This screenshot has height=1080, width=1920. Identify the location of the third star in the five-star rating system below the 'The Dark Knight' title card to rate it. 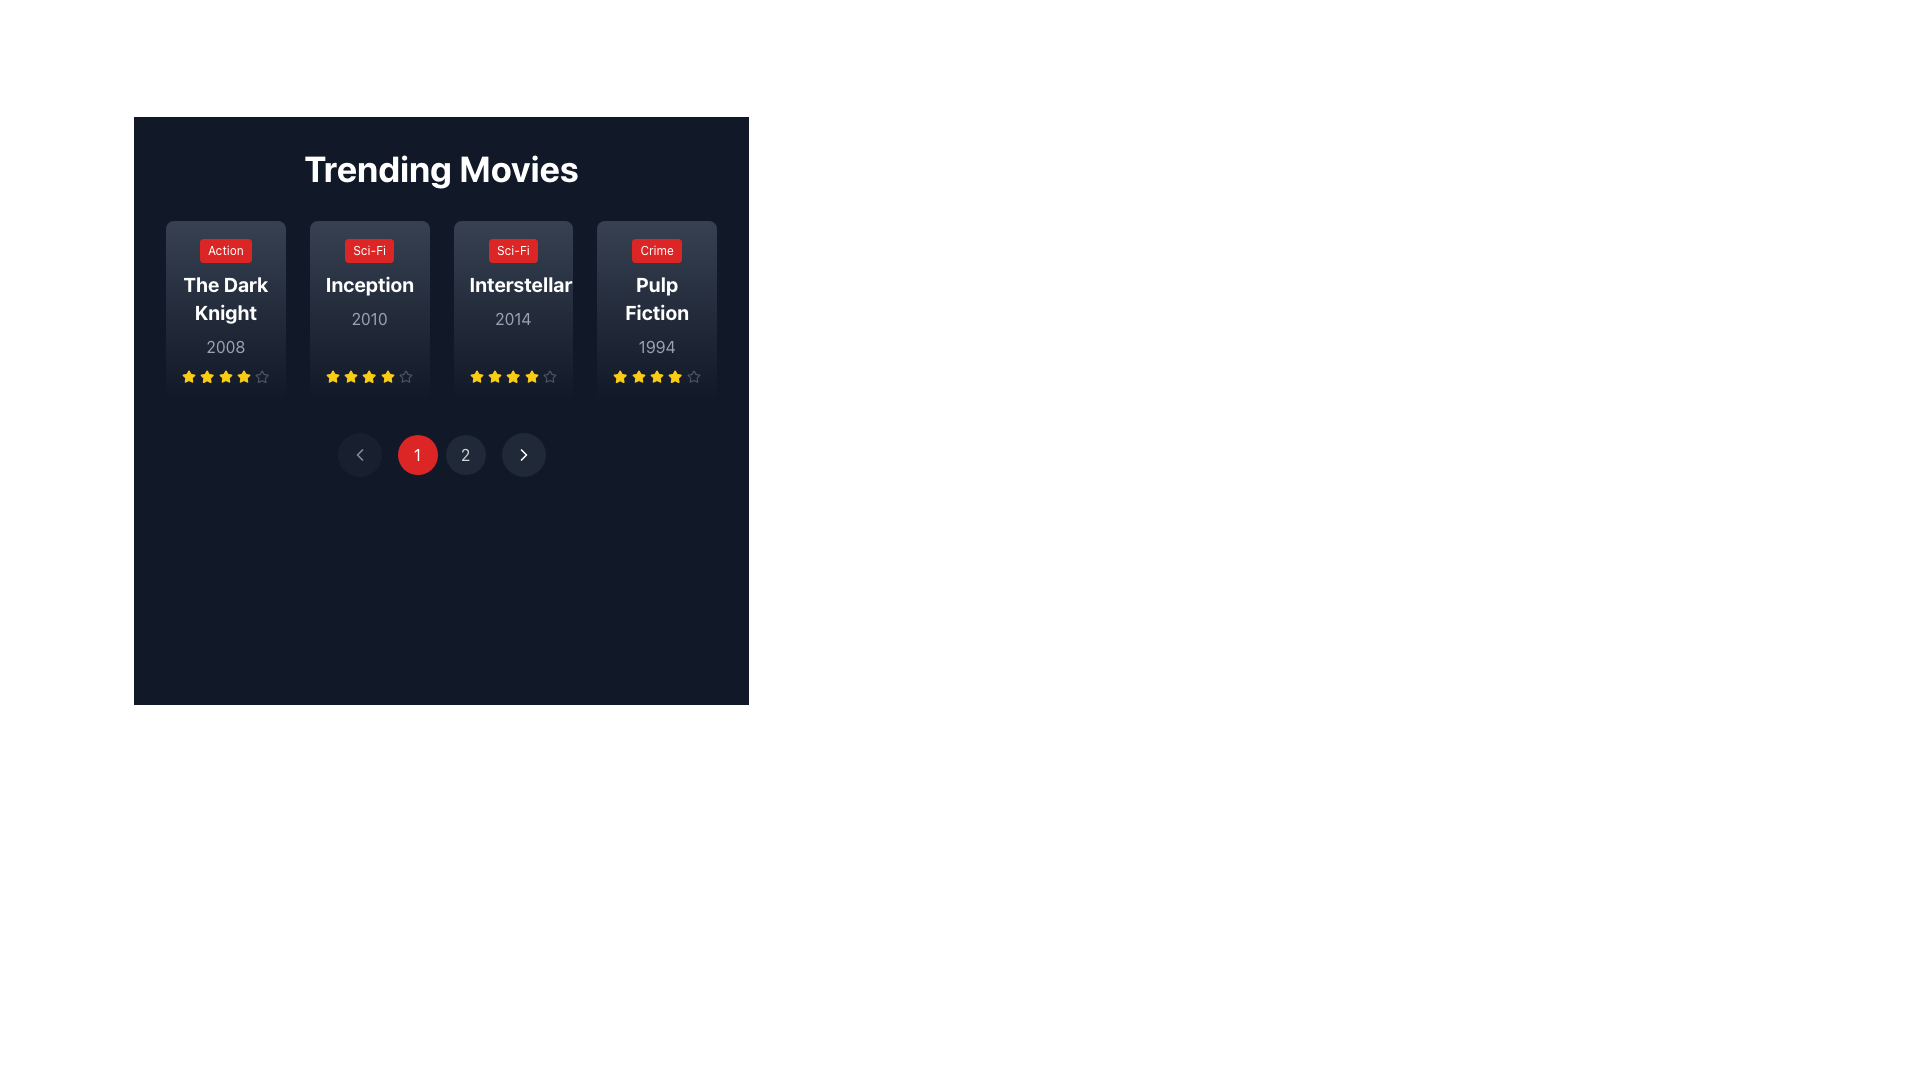
(207, 376).